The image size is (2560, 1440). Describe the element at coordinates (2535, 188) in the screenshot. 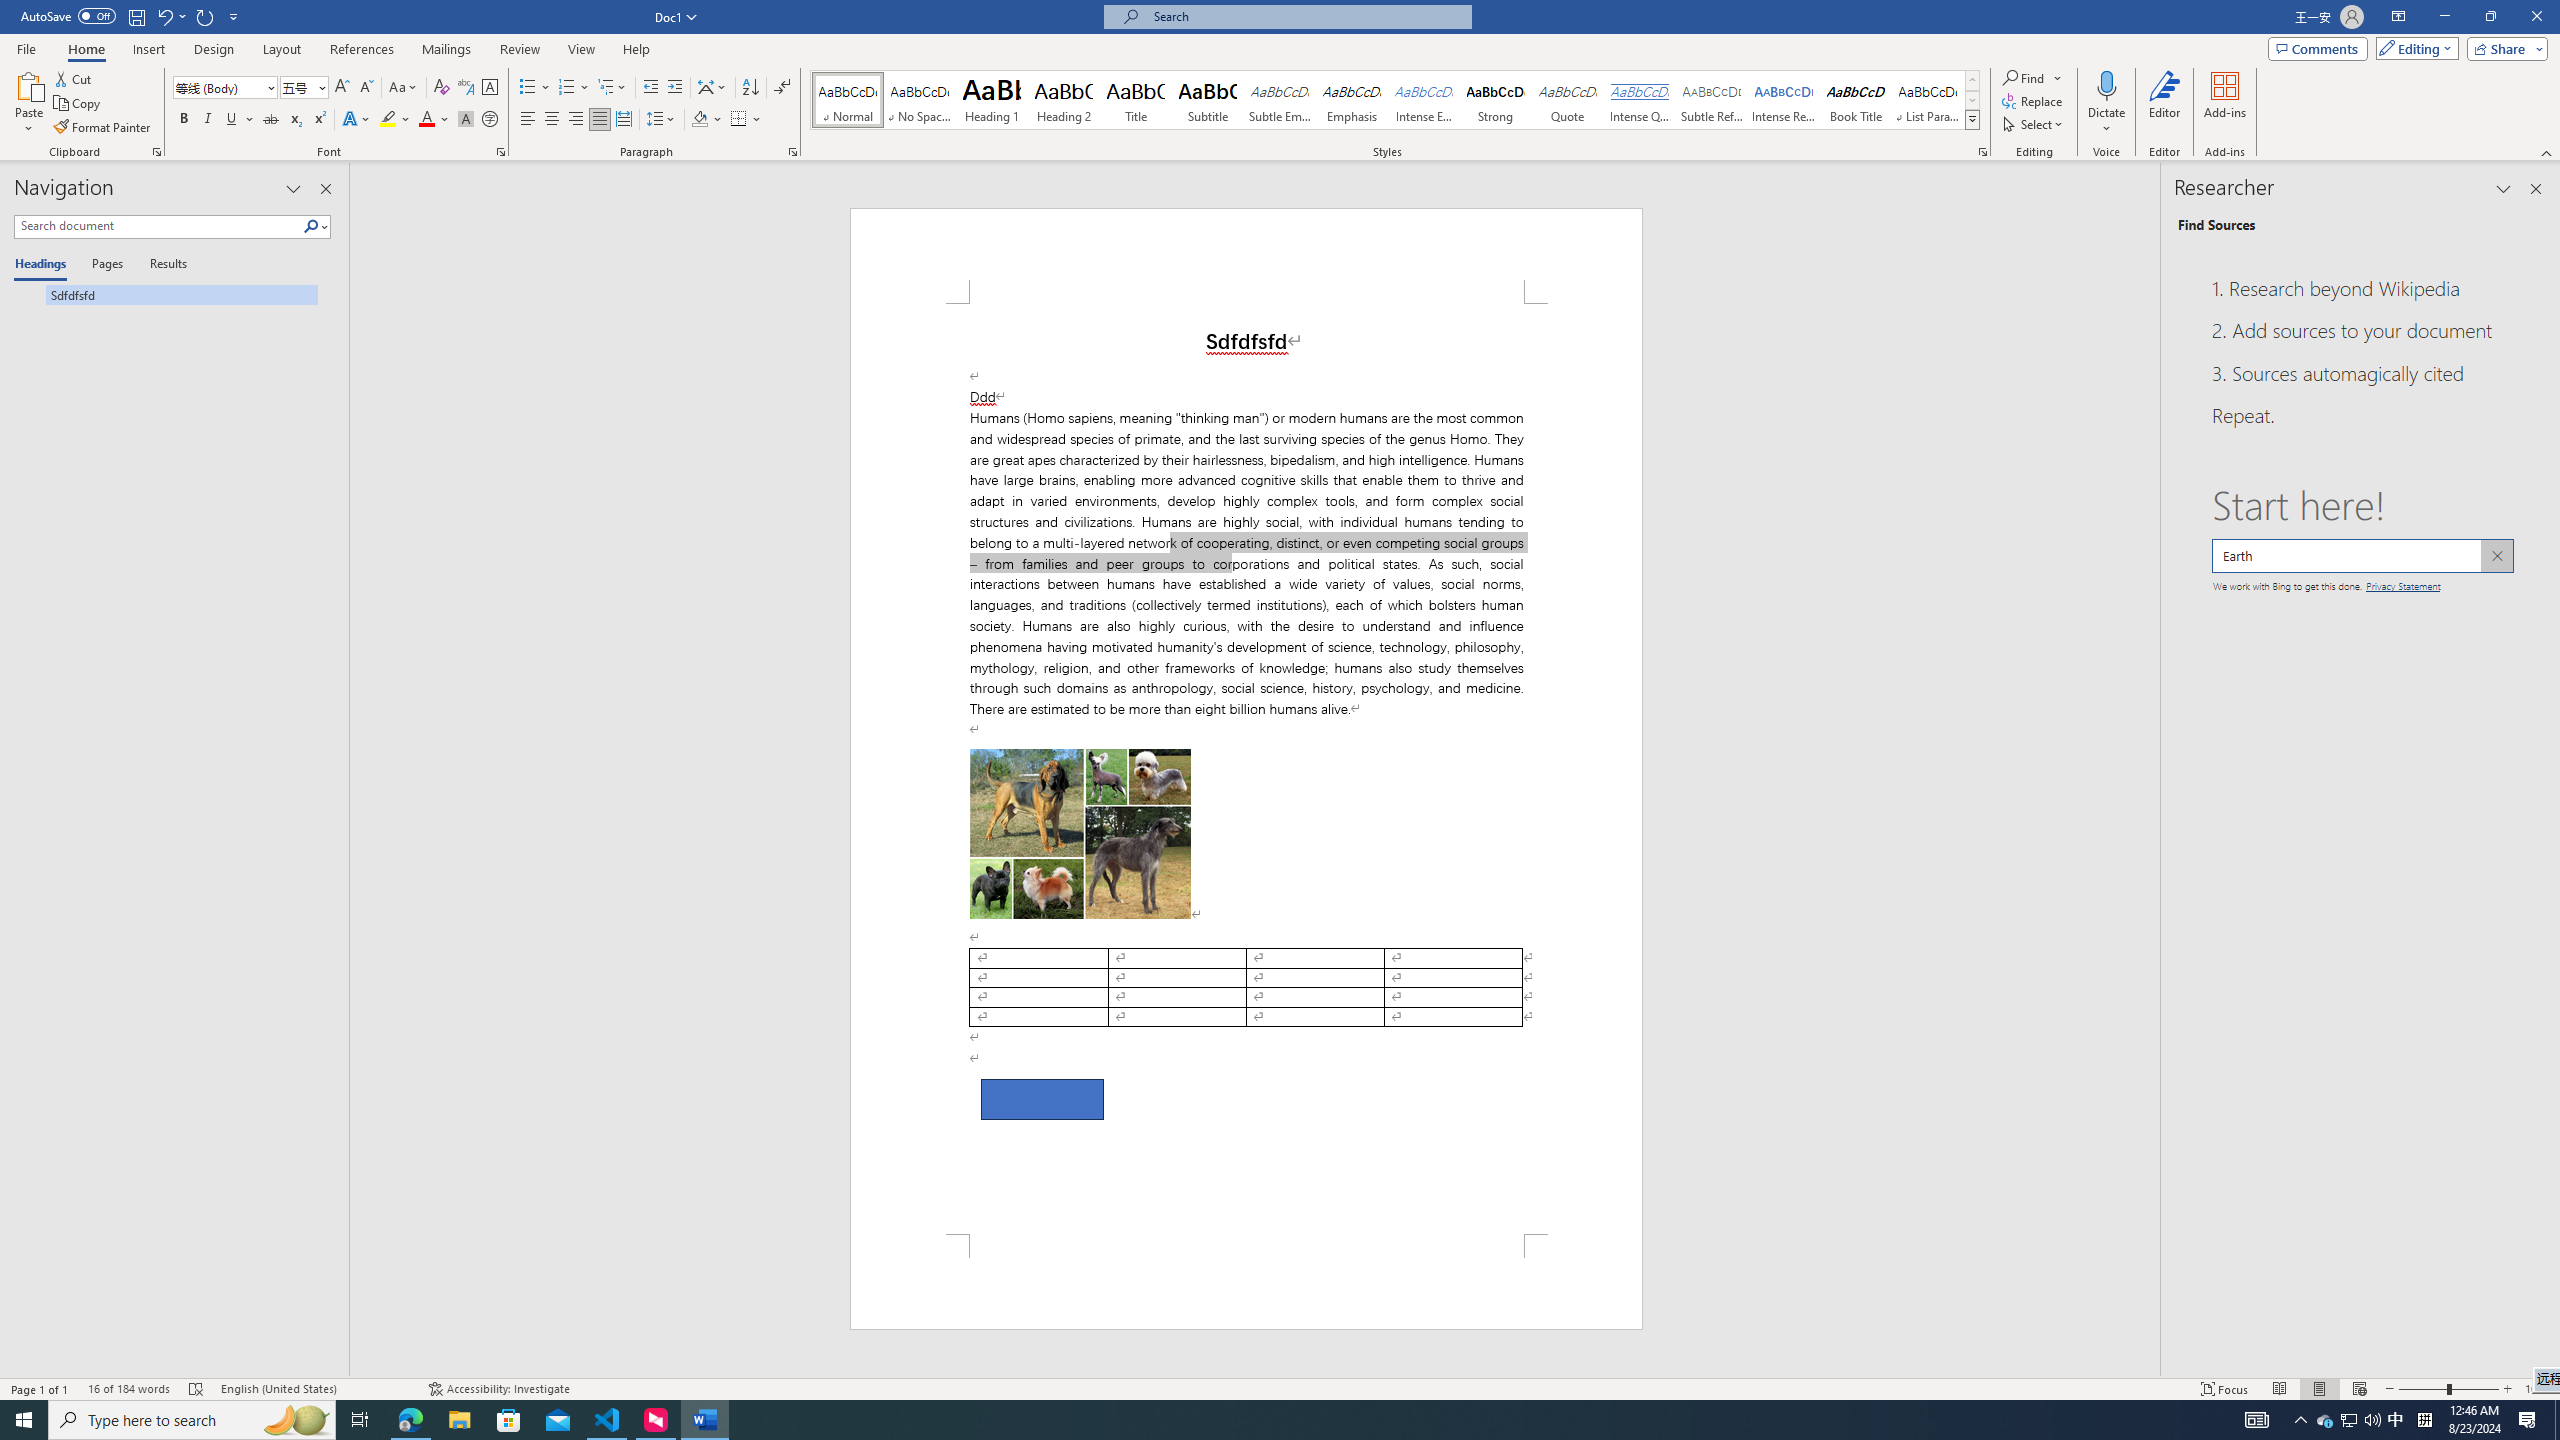

I see `'Close pane'` at that location.